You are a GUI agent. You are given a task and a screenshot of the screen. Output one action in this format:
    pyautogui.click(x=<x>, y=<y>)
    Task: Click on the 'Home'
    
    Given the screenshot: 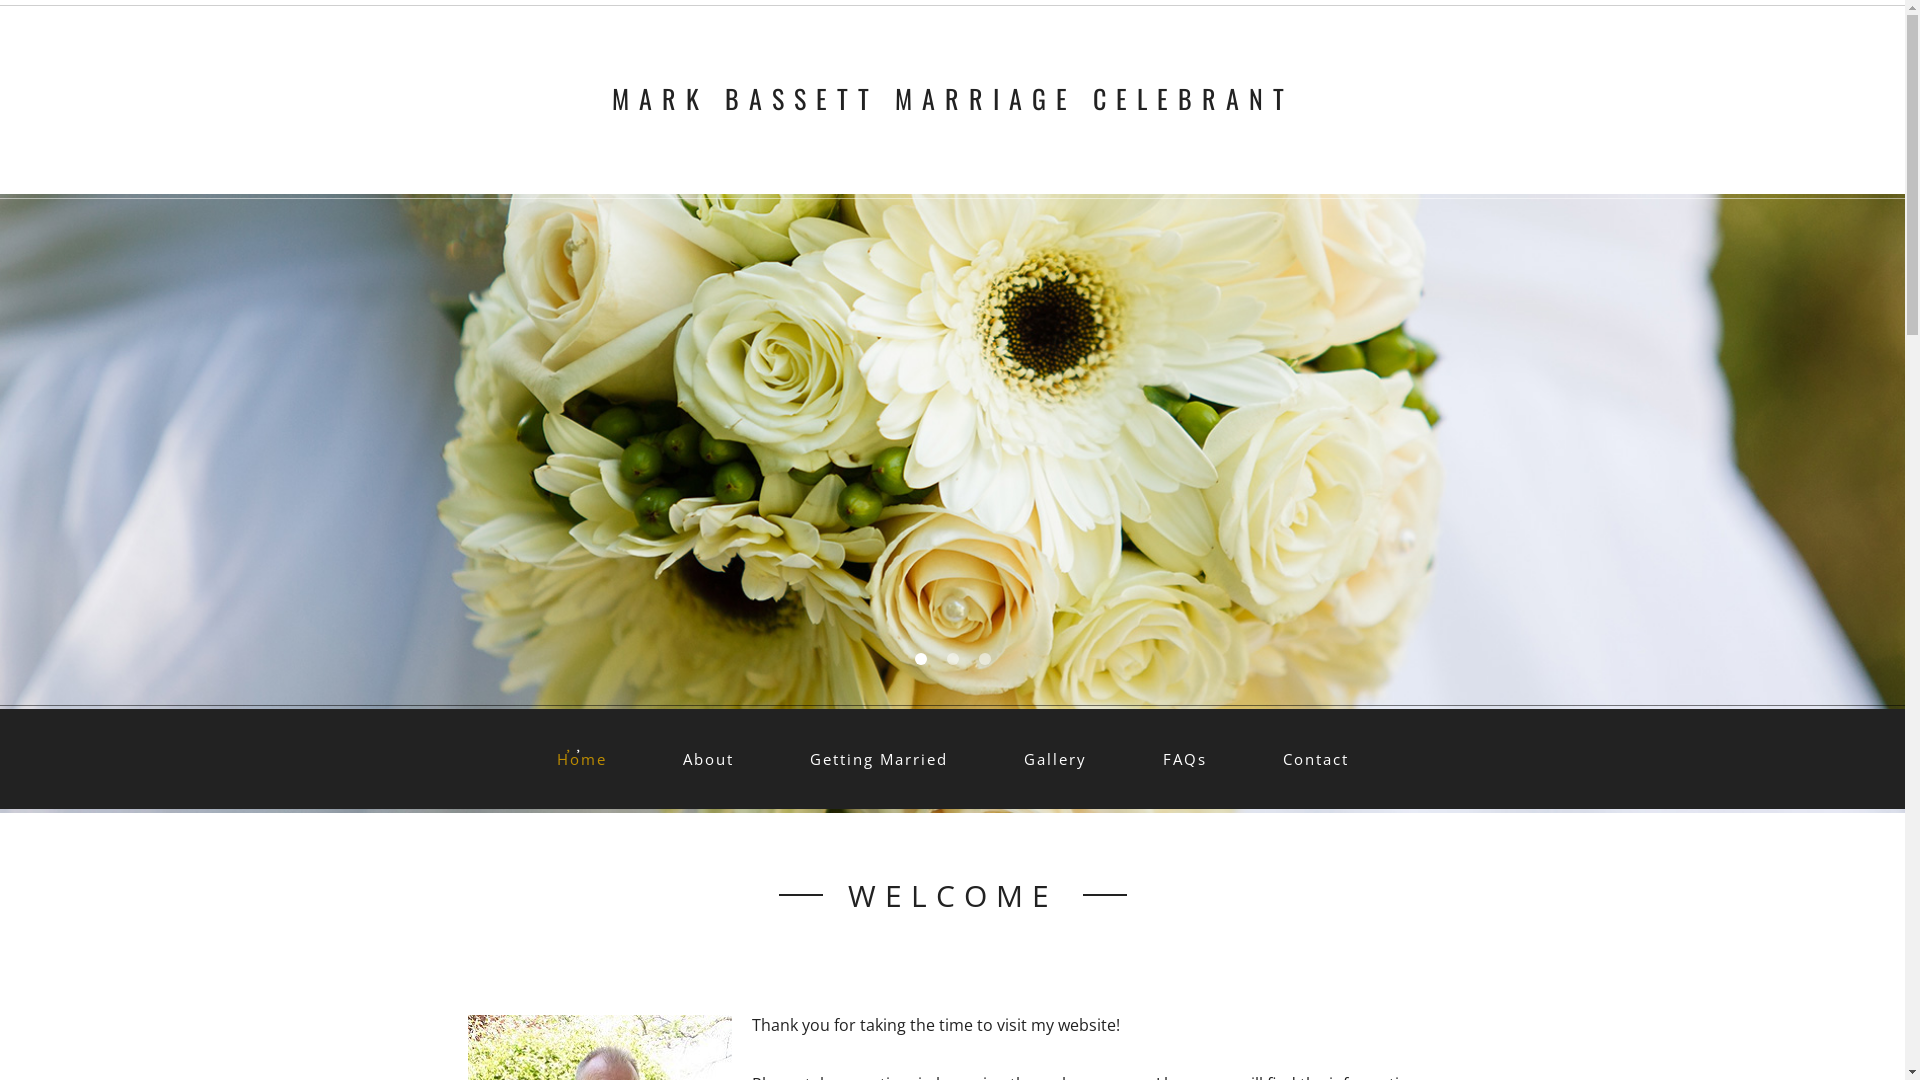 What is the action you would take?
    pyautogui.click(x=580, y=759)
    